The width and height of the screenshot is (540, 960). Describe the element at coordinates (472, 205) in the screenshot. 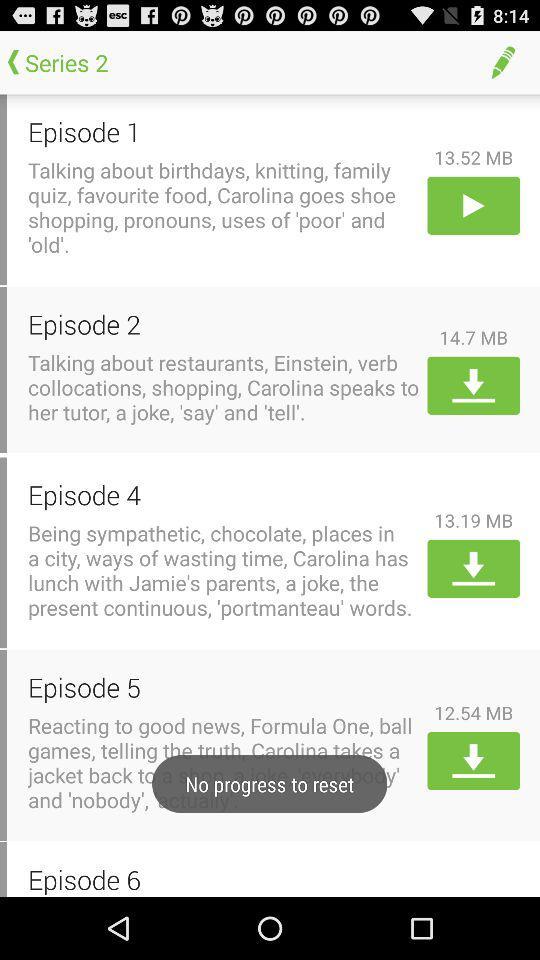

I see `episode` at that location.